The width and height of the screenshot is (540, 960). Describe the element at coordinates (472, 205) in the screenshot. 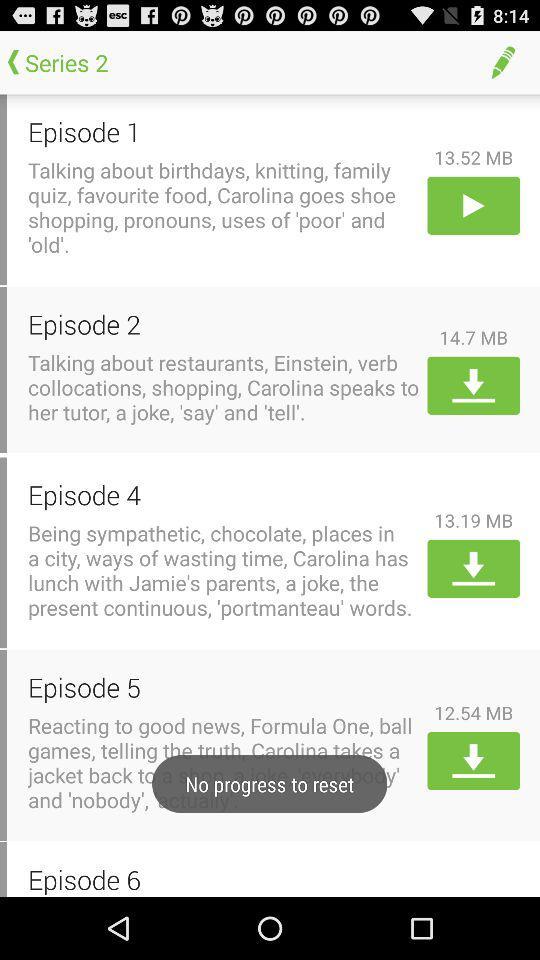

I see `episode` at that location.